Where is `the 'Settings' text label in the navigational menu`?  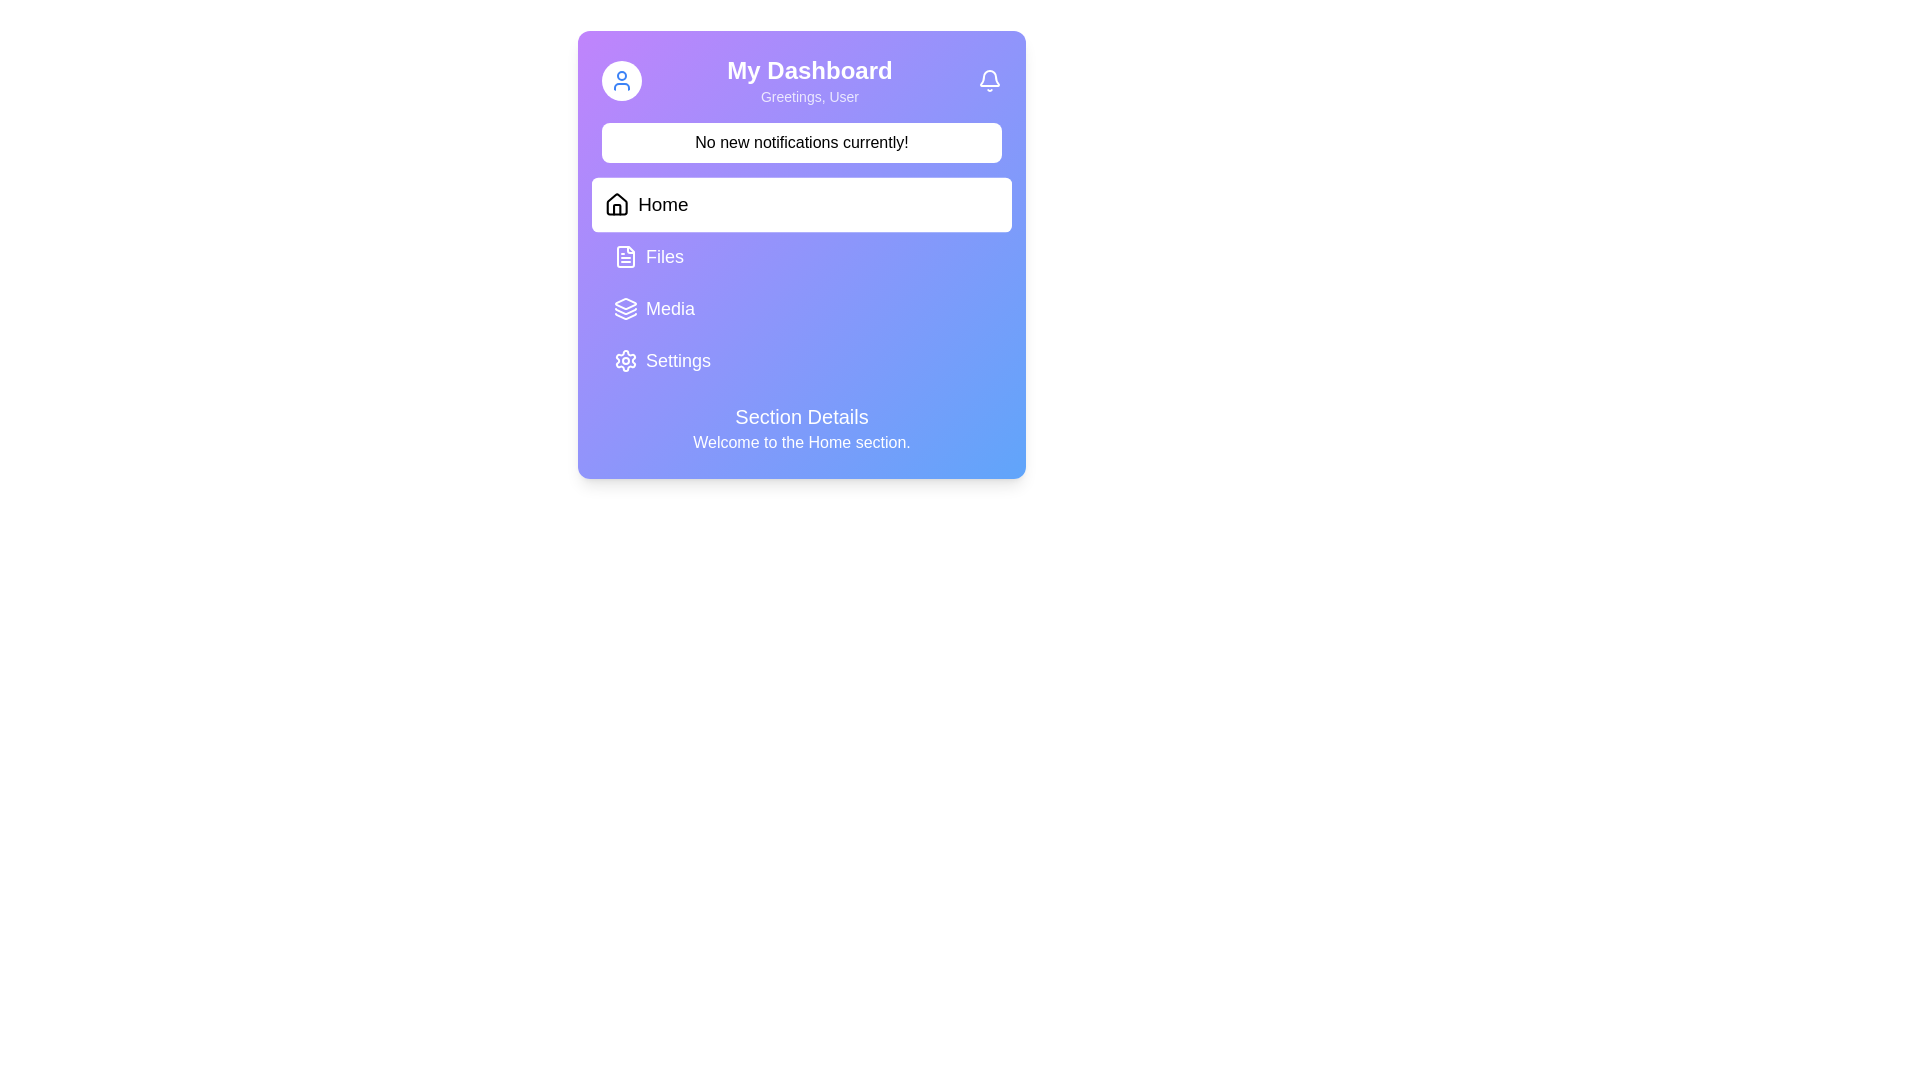
the 'Settings' text label in the navigational menu is located at coordinates (678, 361).